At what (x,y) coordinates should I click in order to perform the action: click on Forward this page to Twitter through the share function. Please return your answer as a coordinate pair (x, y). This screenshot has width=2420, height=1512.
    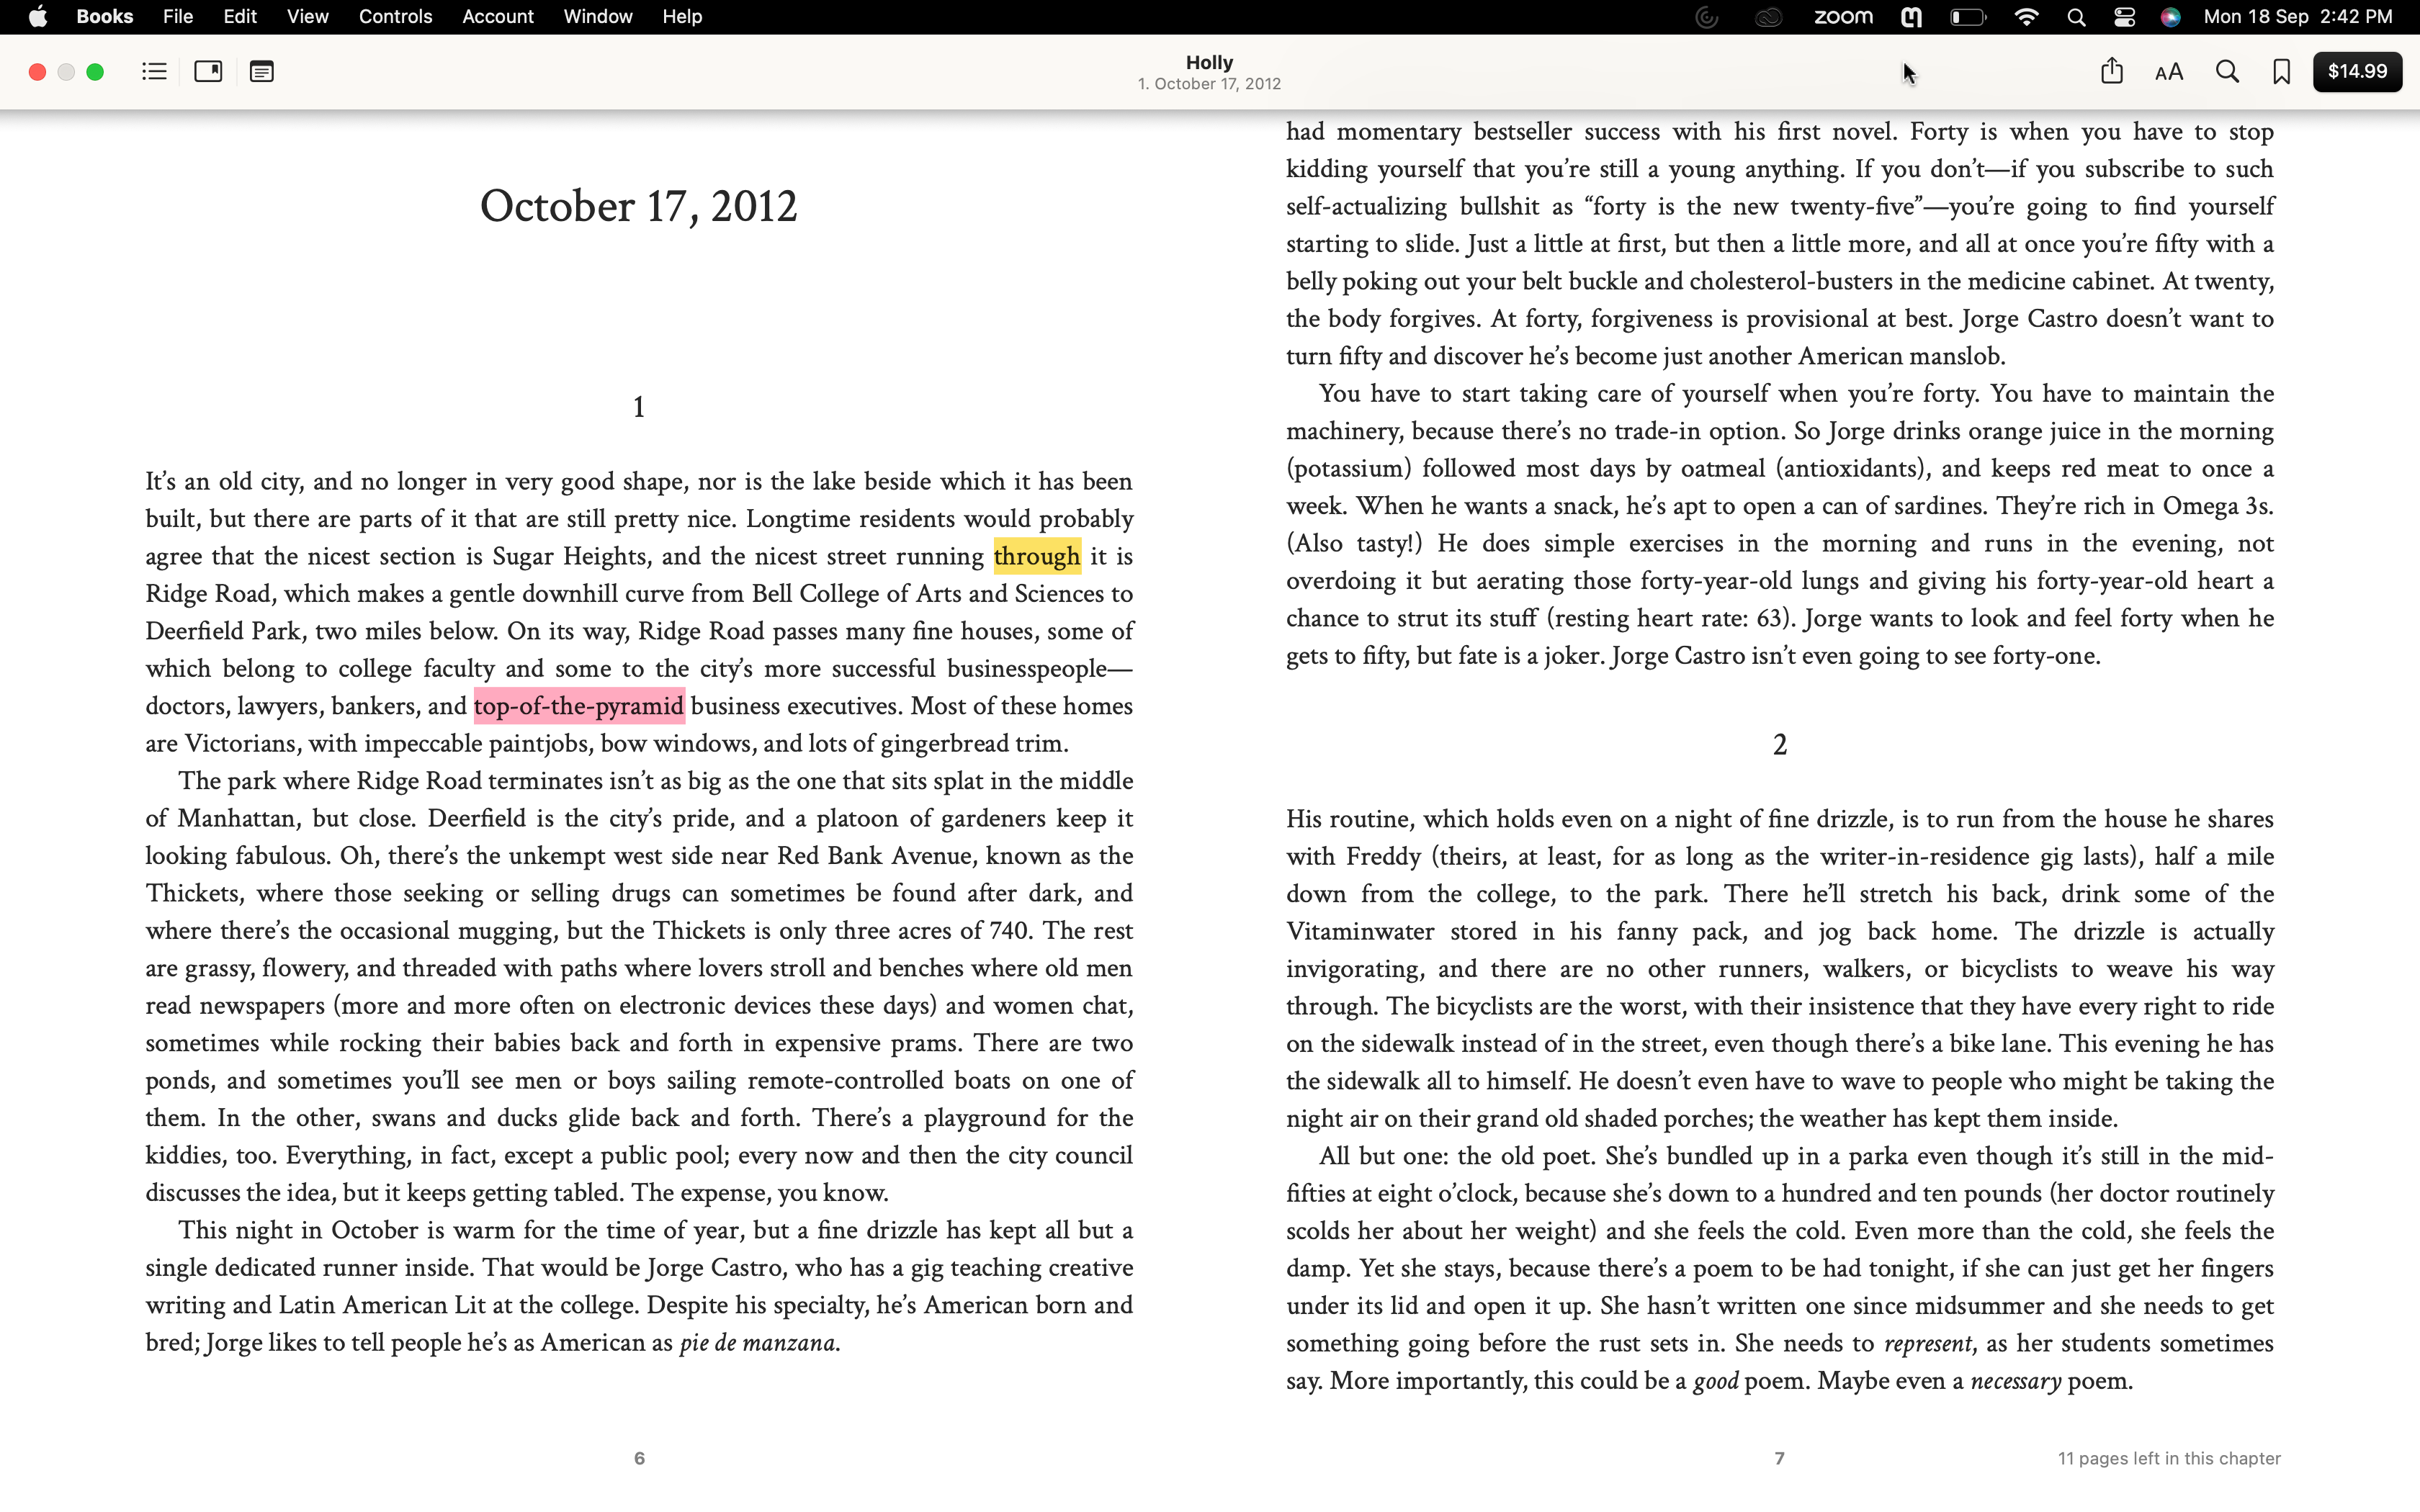
    Looking at the image, I should click on (2110, 70).